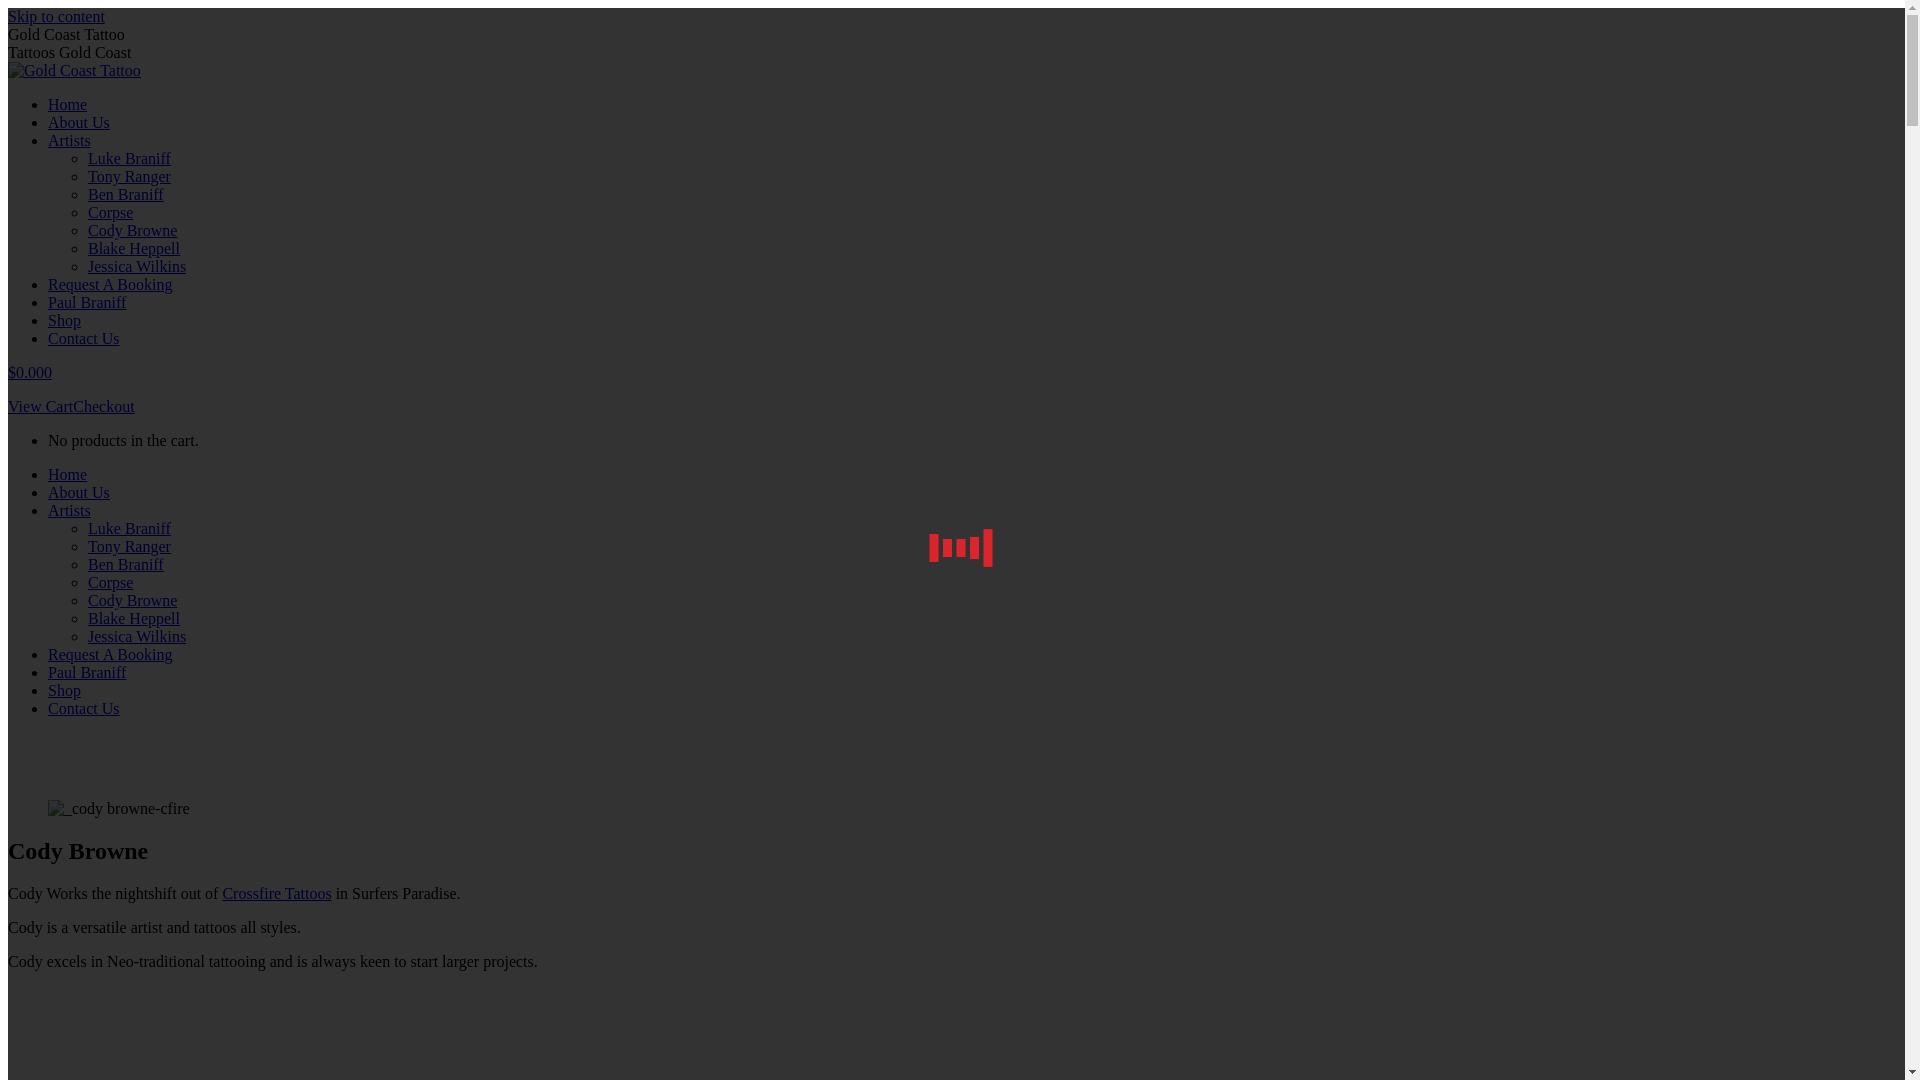 This screenshot has height=1080, width=1920. Describe the element at coordinates (78, 122) in the screenshot. I see `'About Us'` at that location.